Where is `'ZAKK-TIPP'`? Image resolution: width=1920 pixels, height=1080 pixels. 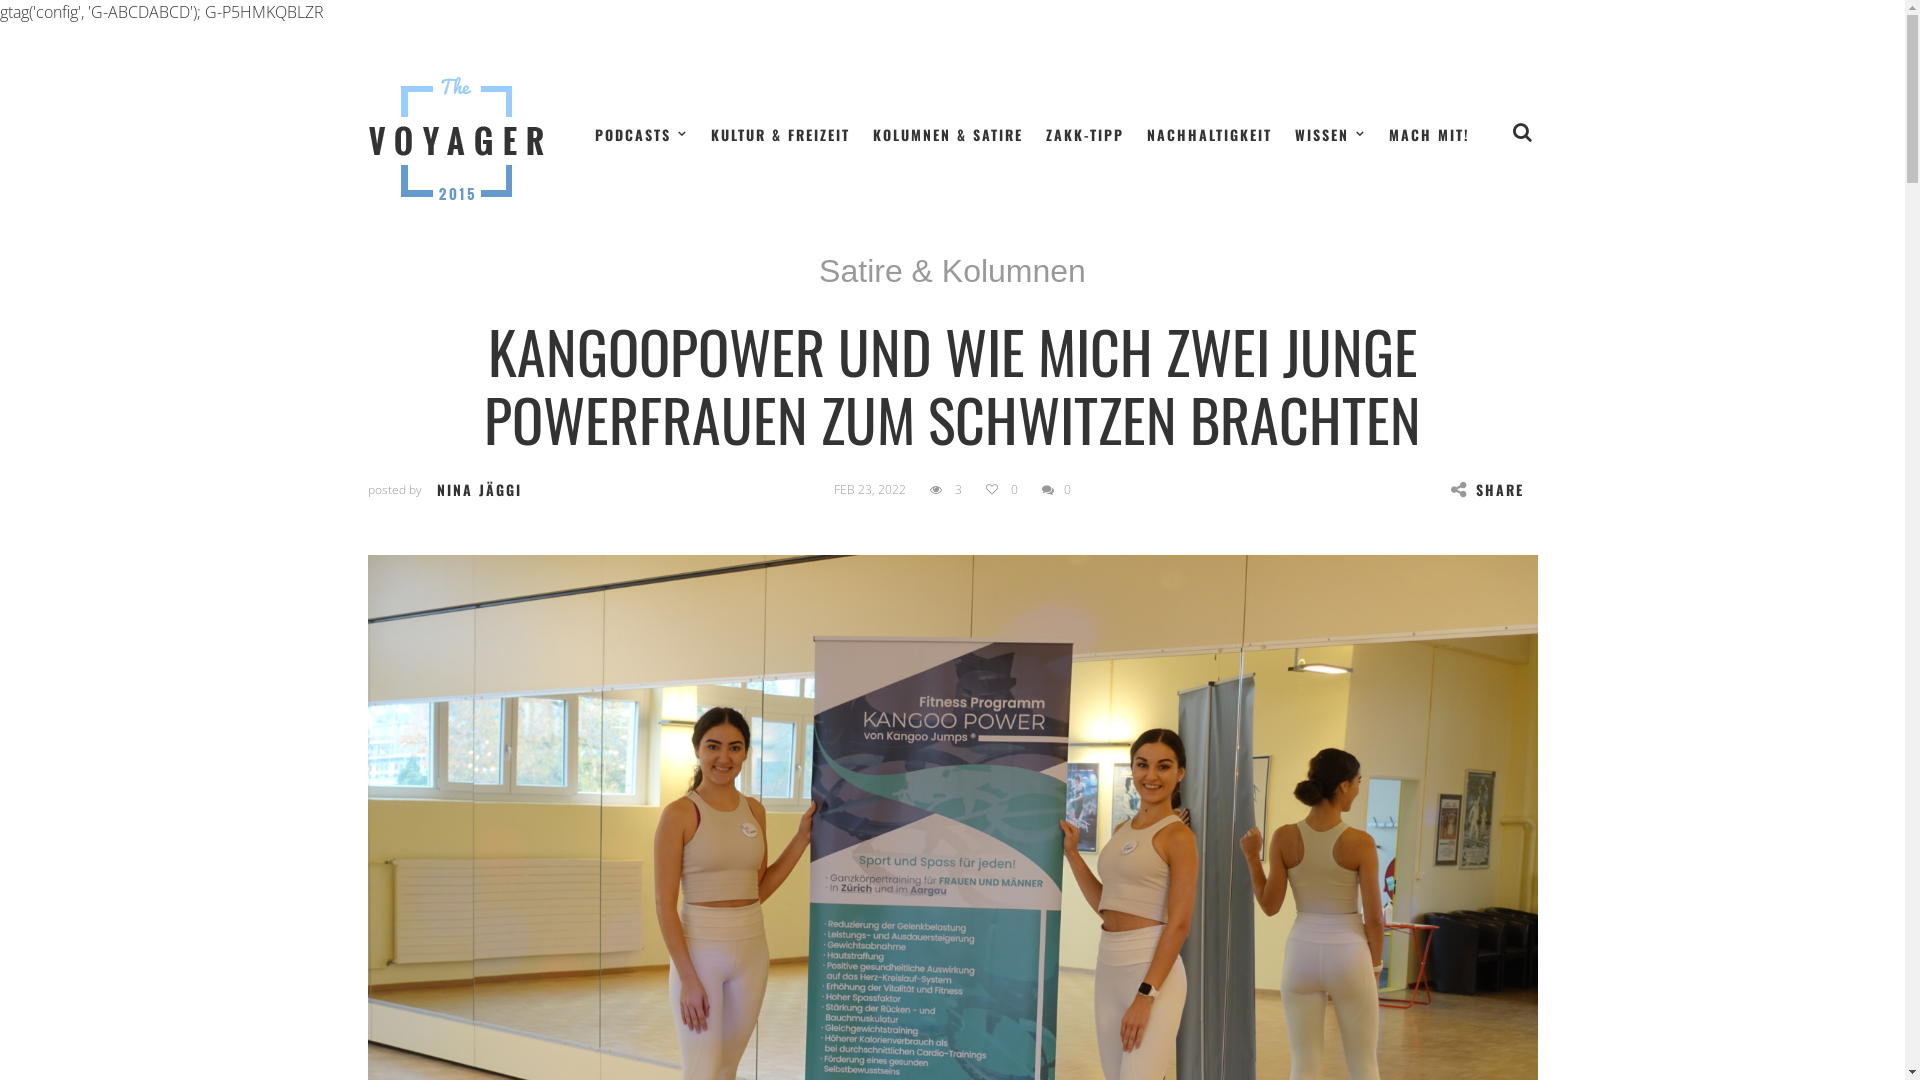
'ZAKK-TIPP' is located at coordinates (1083, 135).